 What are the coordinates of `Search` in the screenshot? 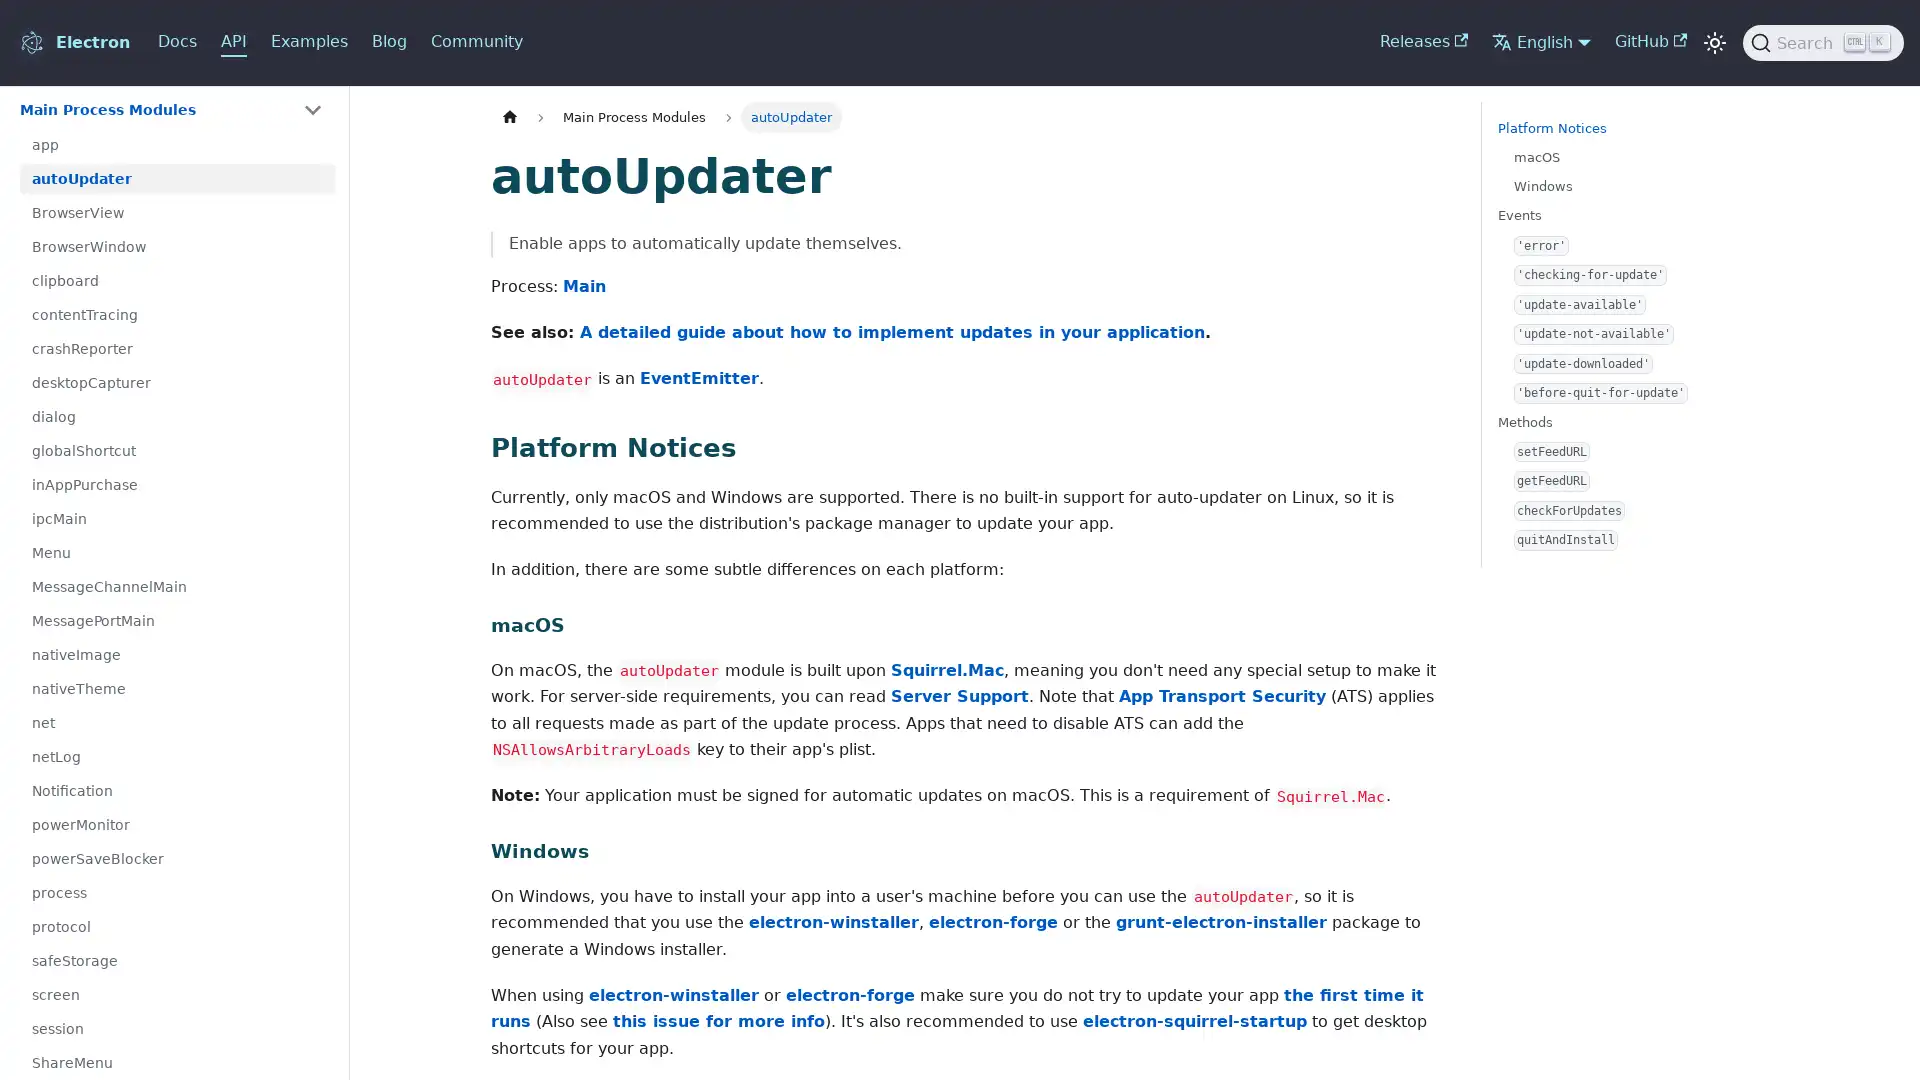 It's located at (1823, 42).